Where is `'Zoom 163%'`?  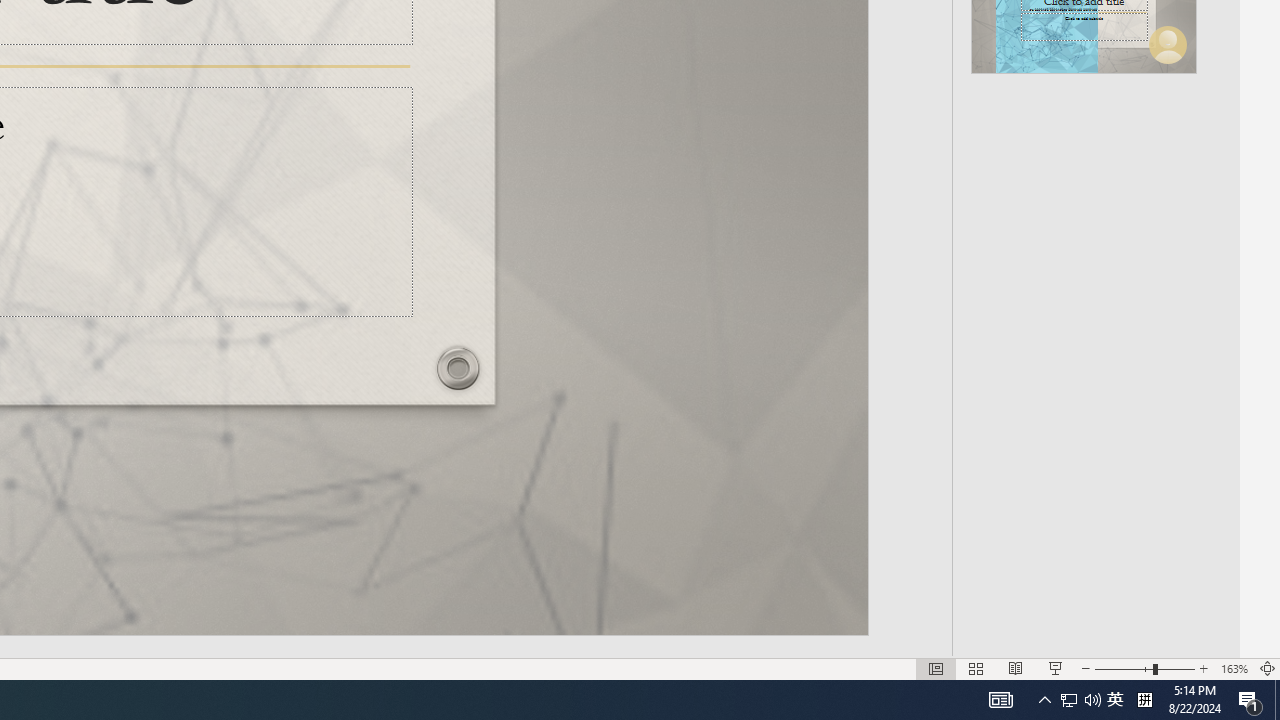
'Zoom 163%' is located at coordinates (1233, 669).